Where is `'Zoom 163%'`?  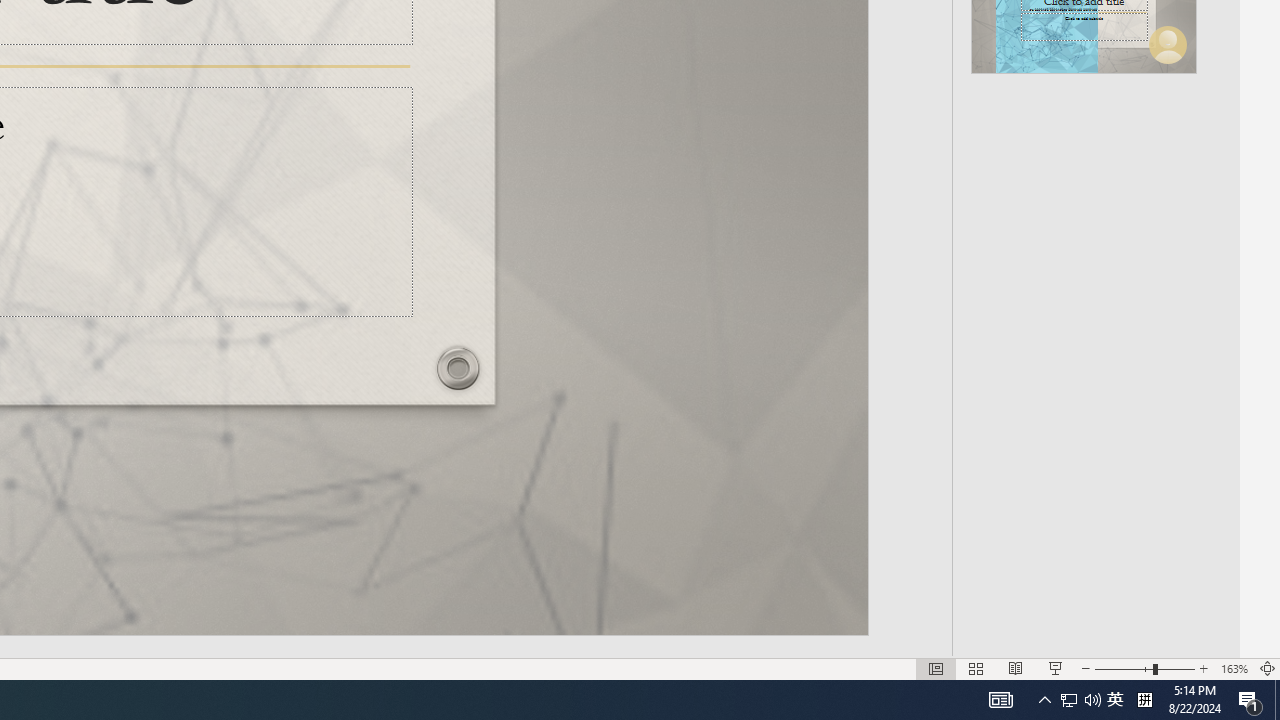
'Zoom 163%' is located at coordinates (1233, 669).